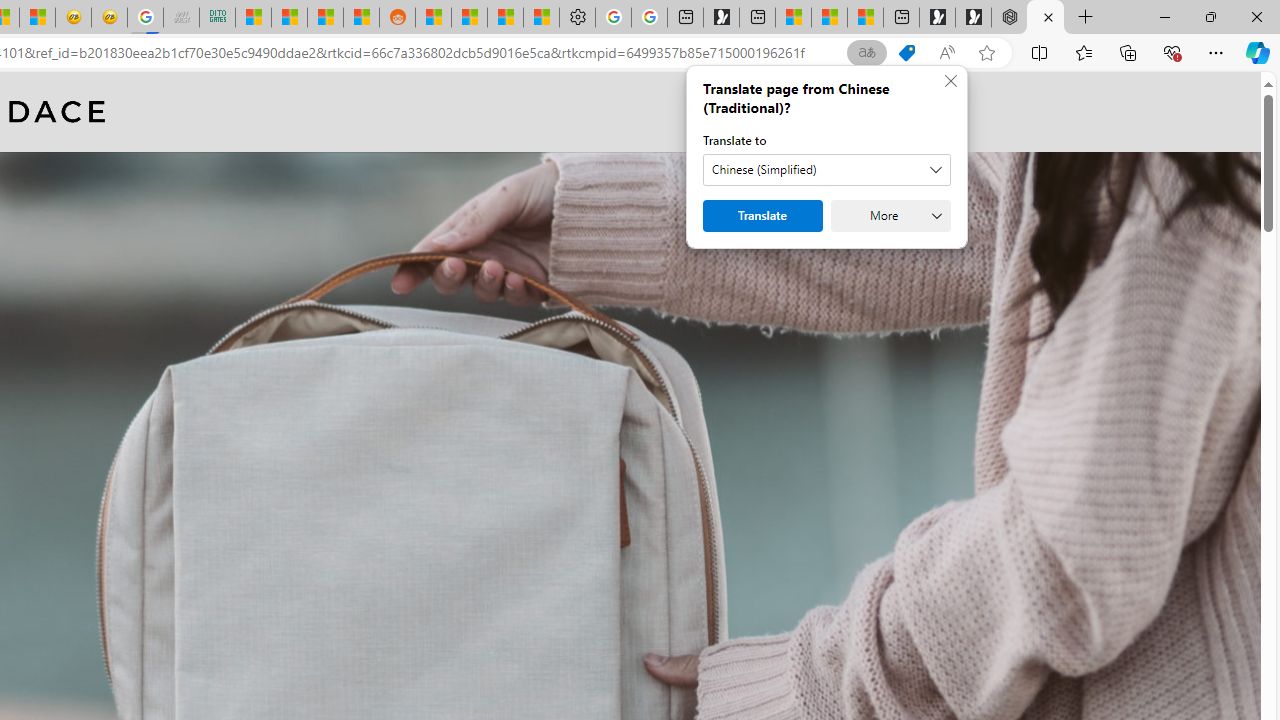 Image resolution: width=1280 pixels, height=720 pixels. Describe the element at coordinates (432, 17) in the screenshot. I see `'R******* | Trusted Community Engagement and Contributions'` at that location.